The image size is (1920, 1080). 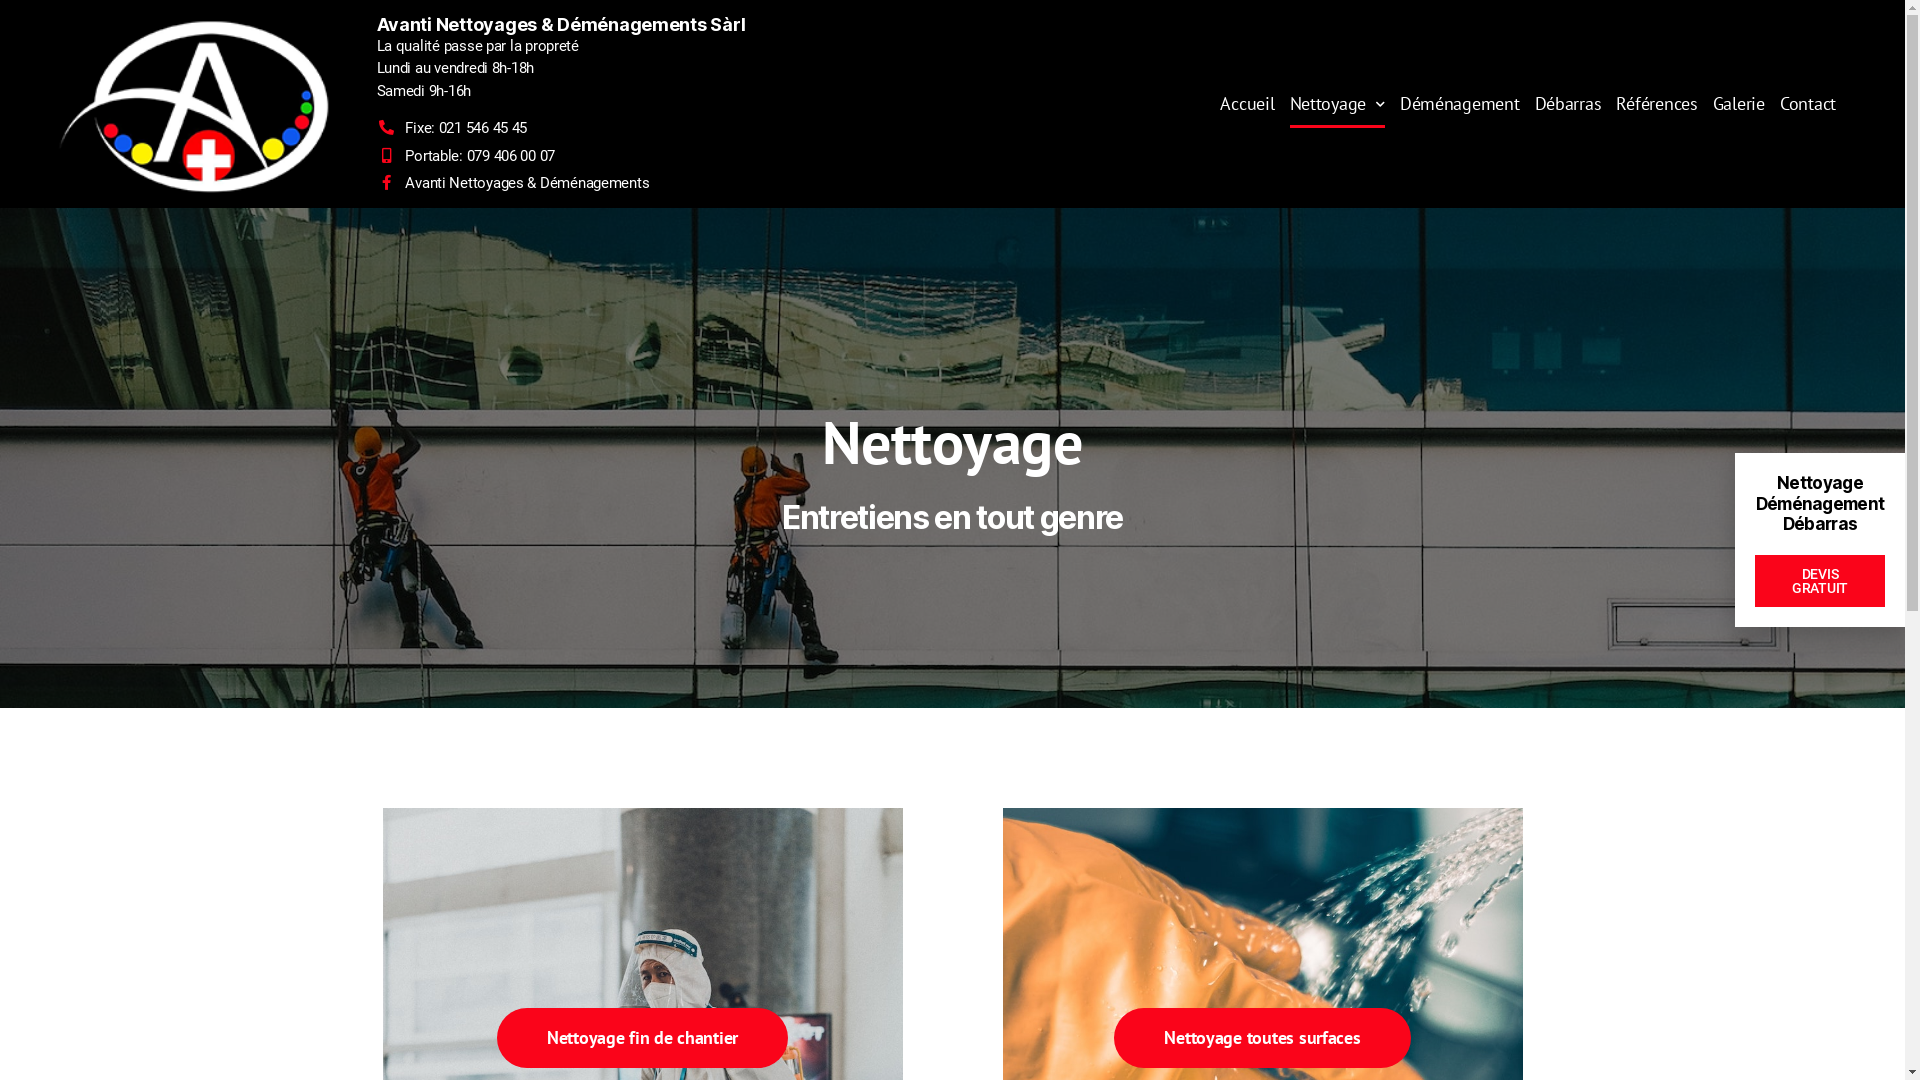 I want to click on 'Nettoyage toutes surfaces', so click(x=1261, y=1036).